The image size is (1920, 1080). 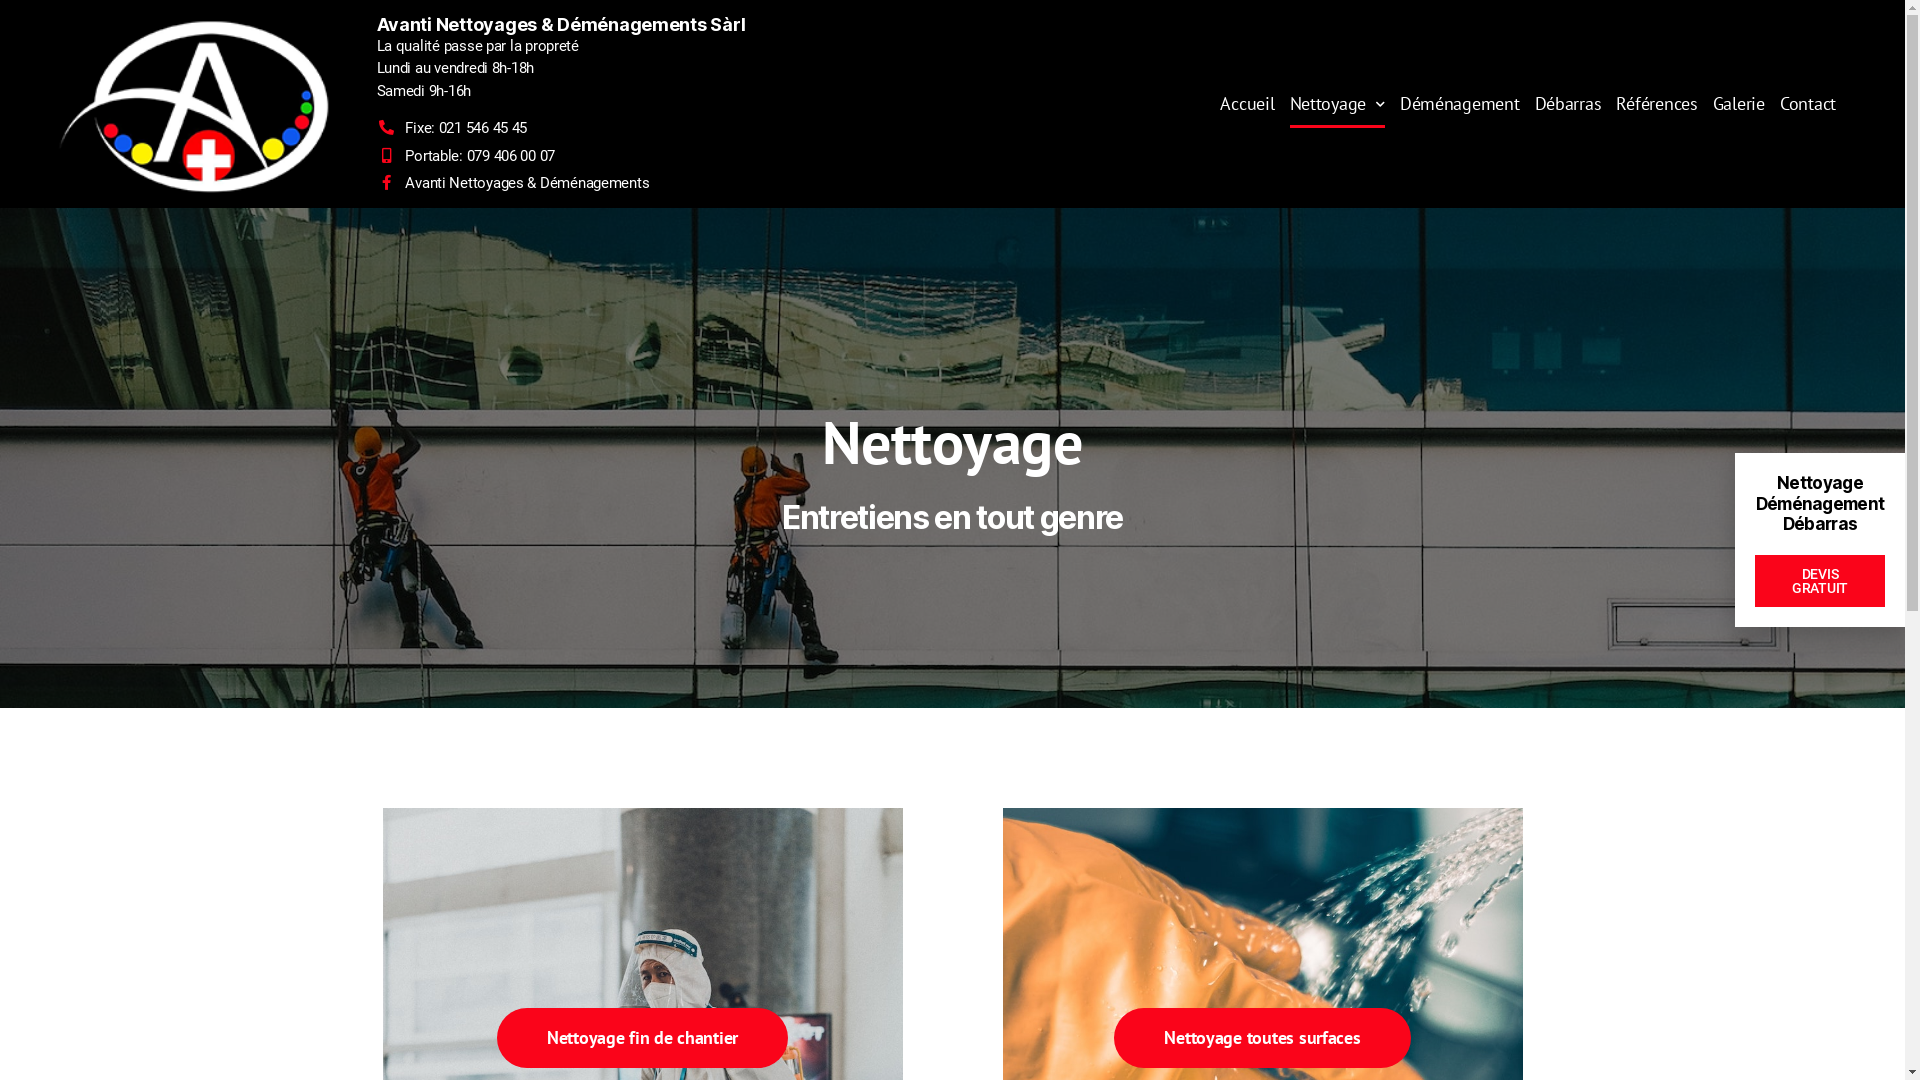 I want to click on 'Nettoyage toutes surfaces', so click(x=1261, y=1036).